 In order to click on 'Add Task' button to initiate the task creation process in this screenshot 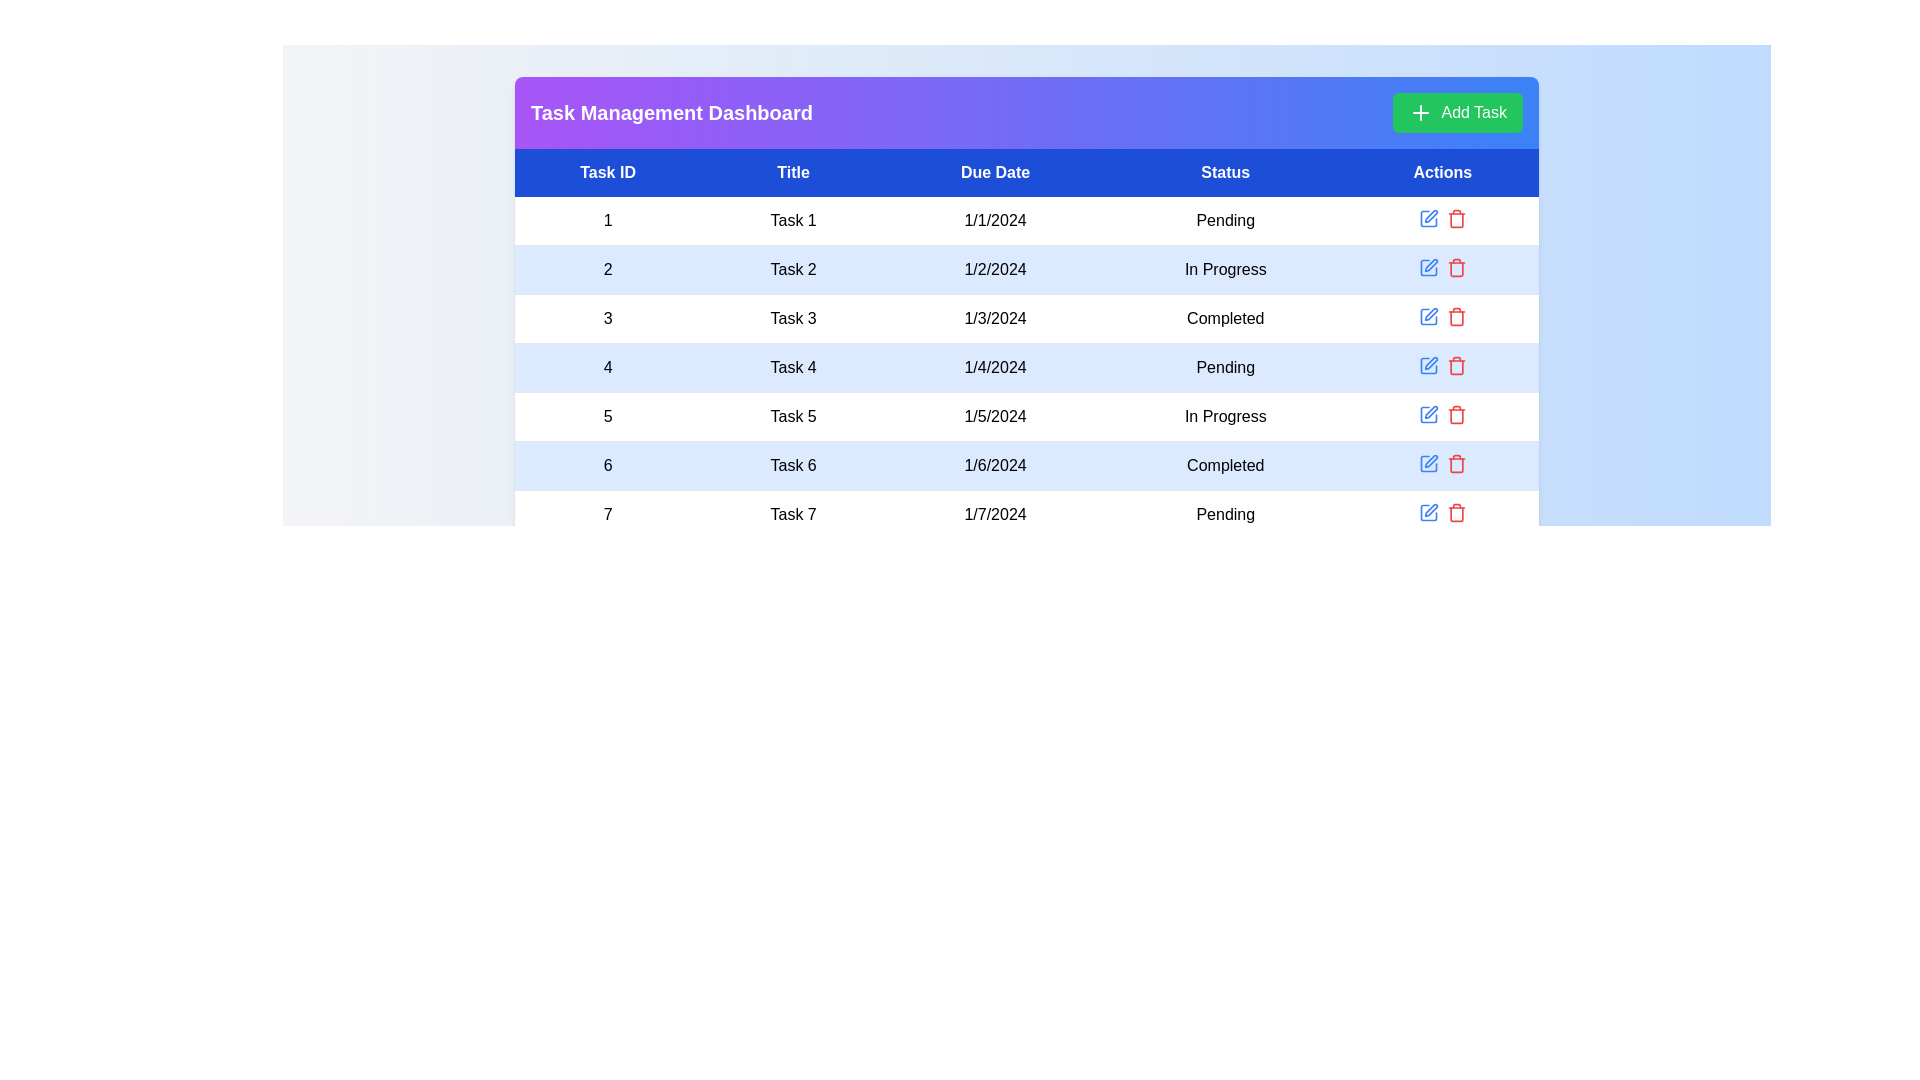, I will do `click(1458, 112)`.